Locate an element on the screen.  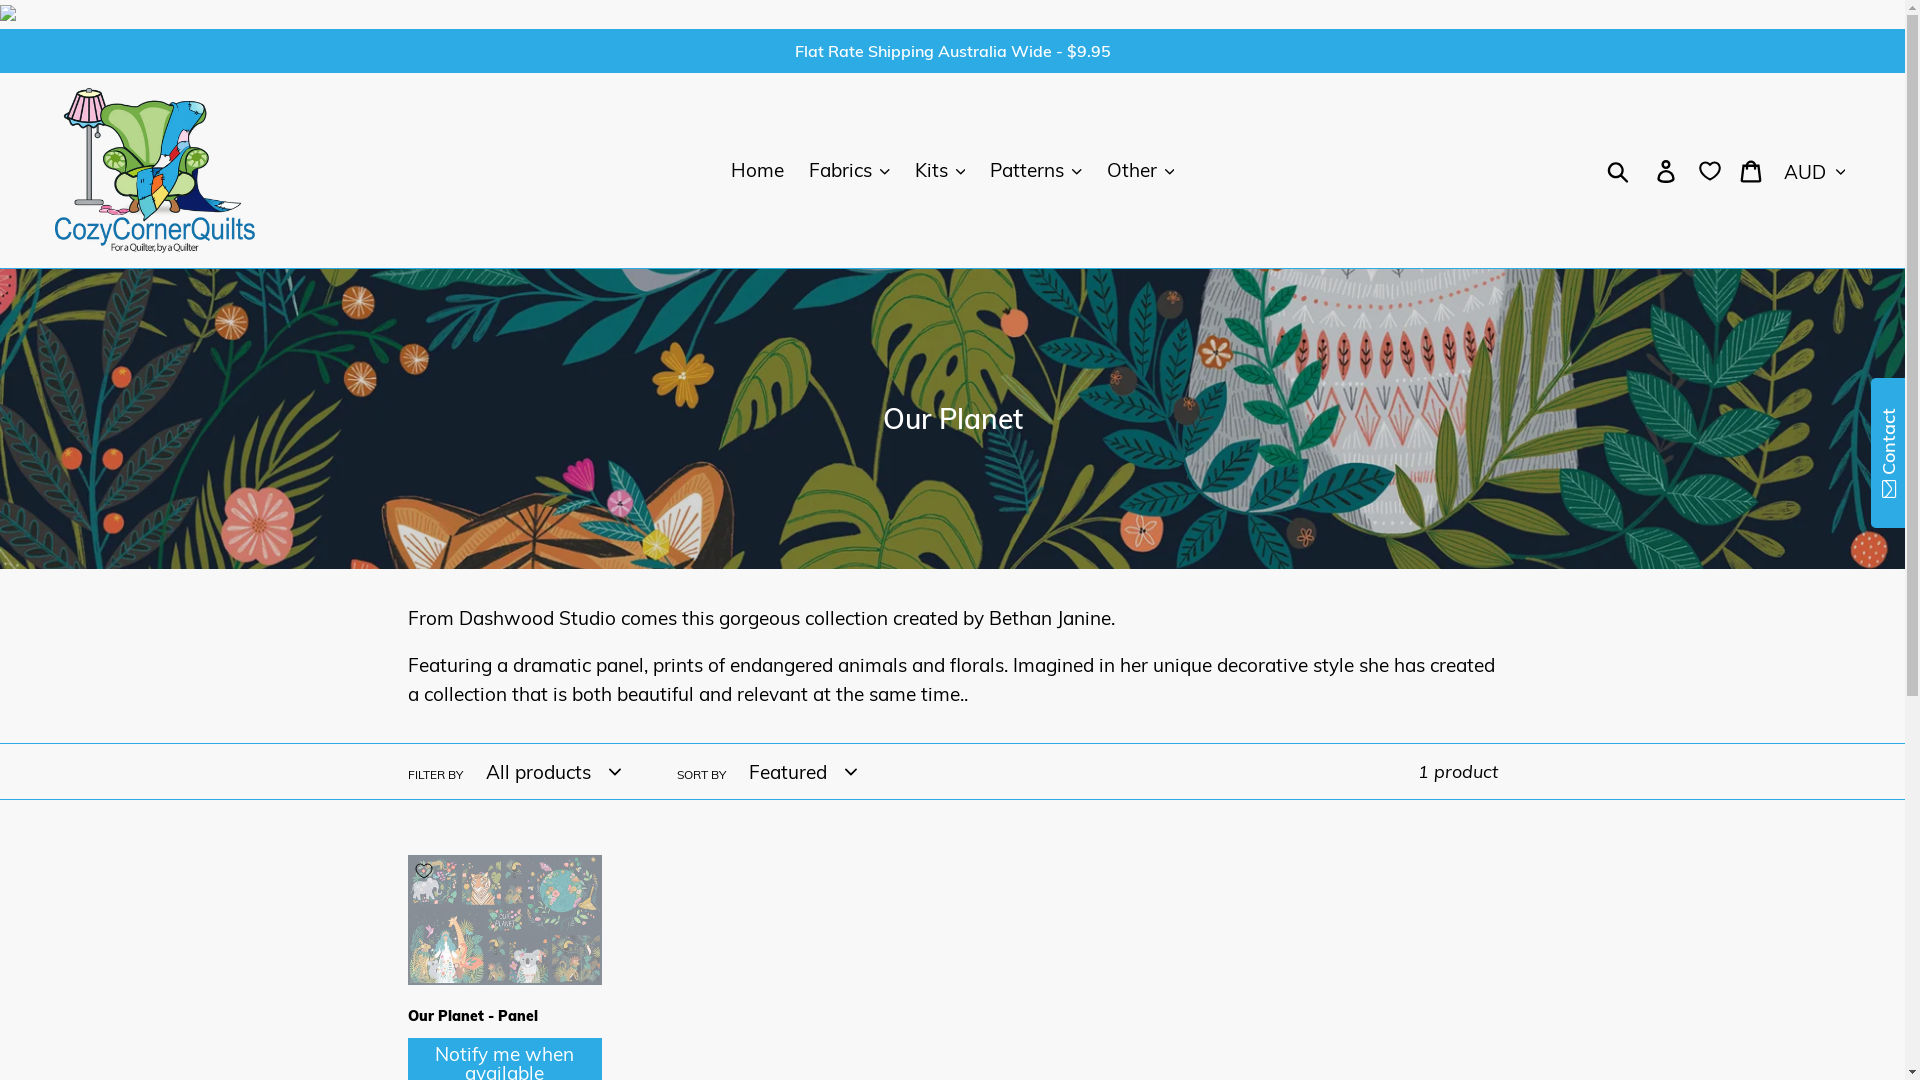
'Home' is located at coordinates (756, 169).